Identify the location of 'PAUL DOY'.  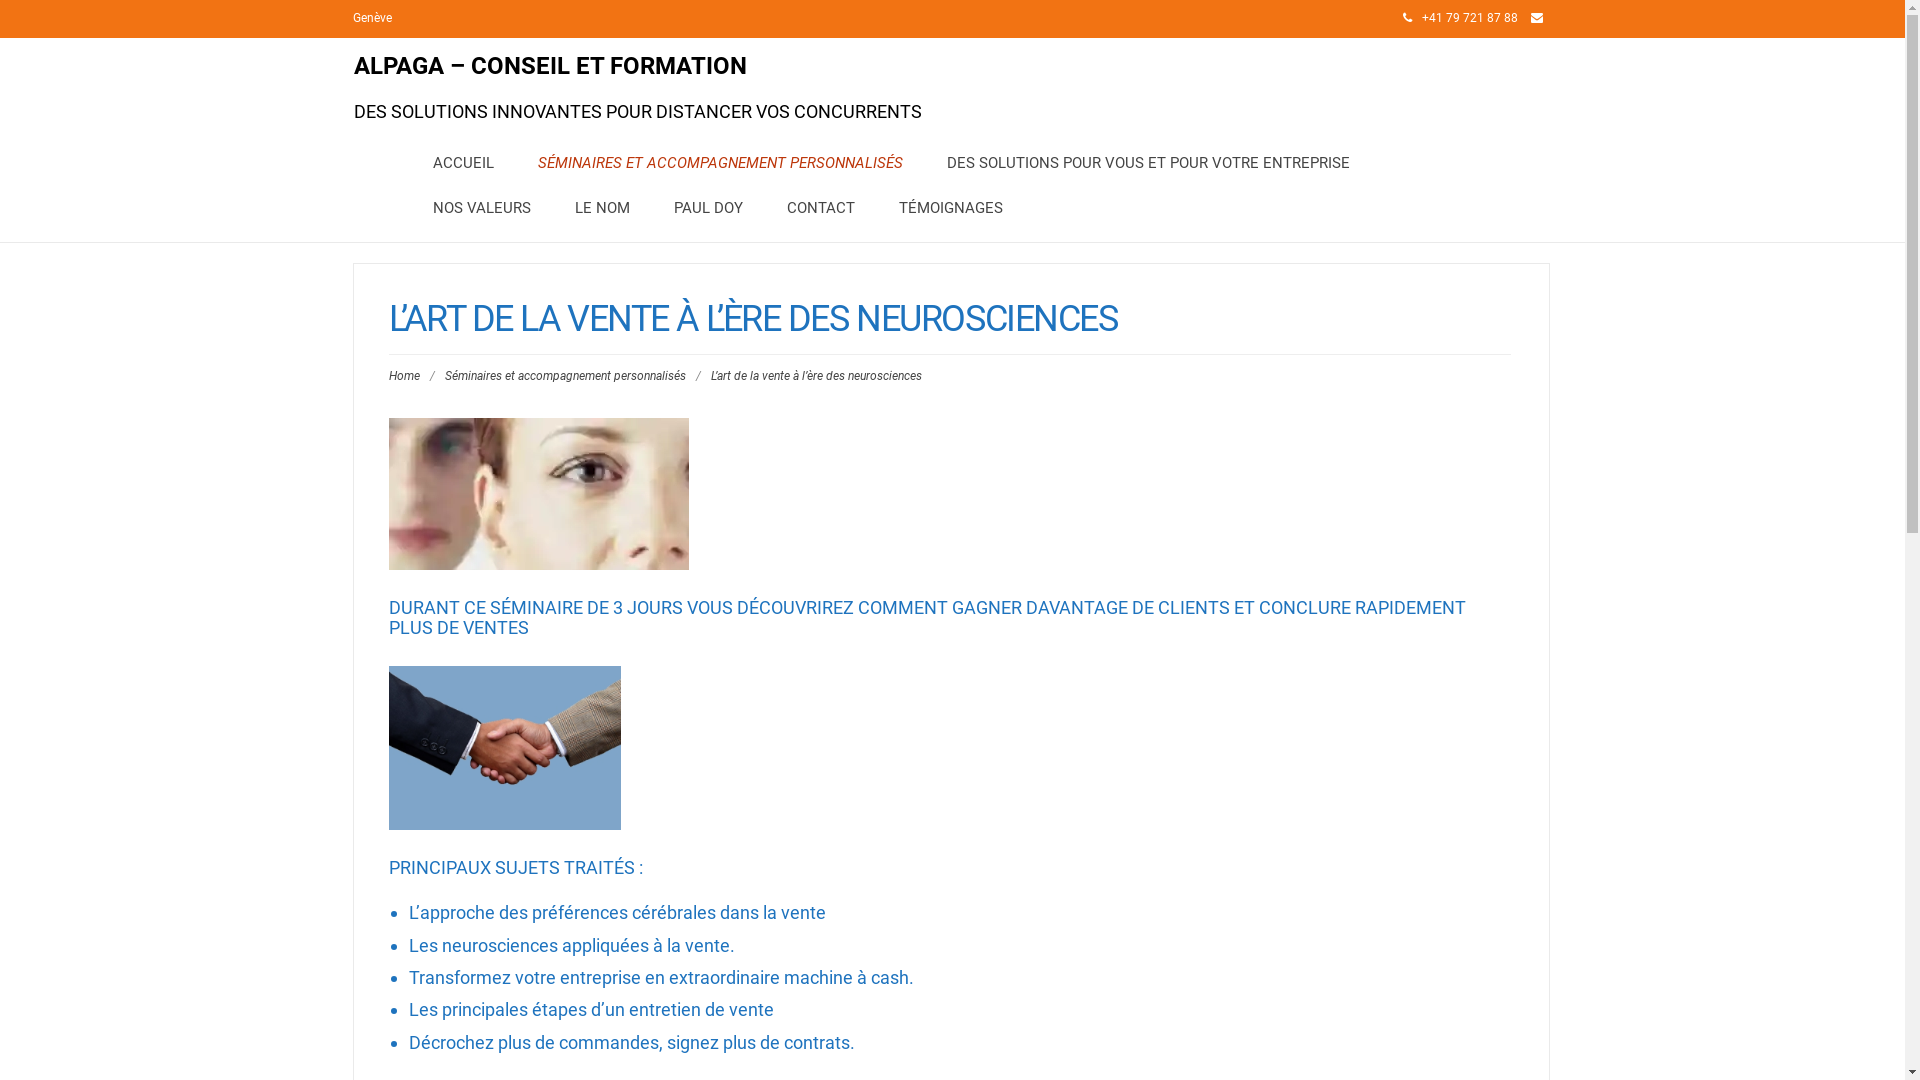
(708, 208).